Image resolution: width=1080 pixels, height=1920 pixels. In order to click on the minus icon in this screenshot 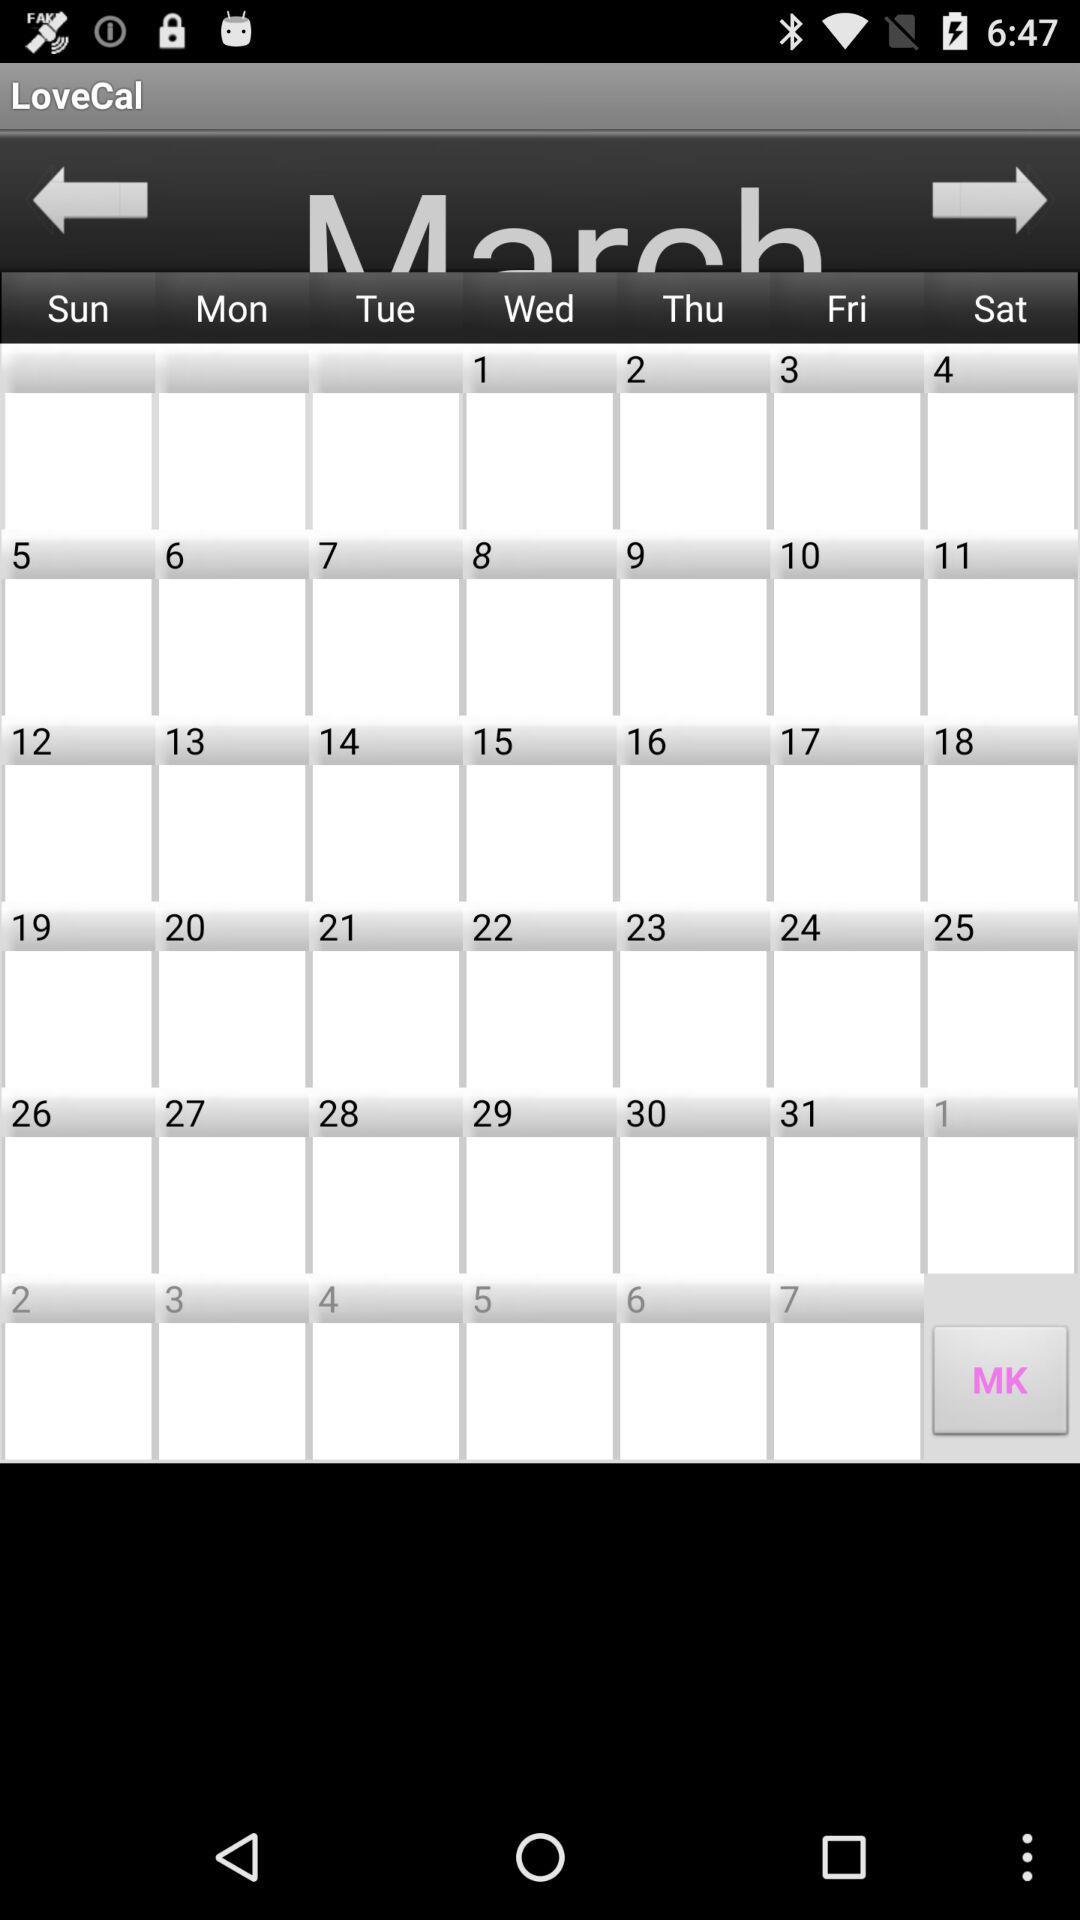, I will do `click(692, 1488)`.